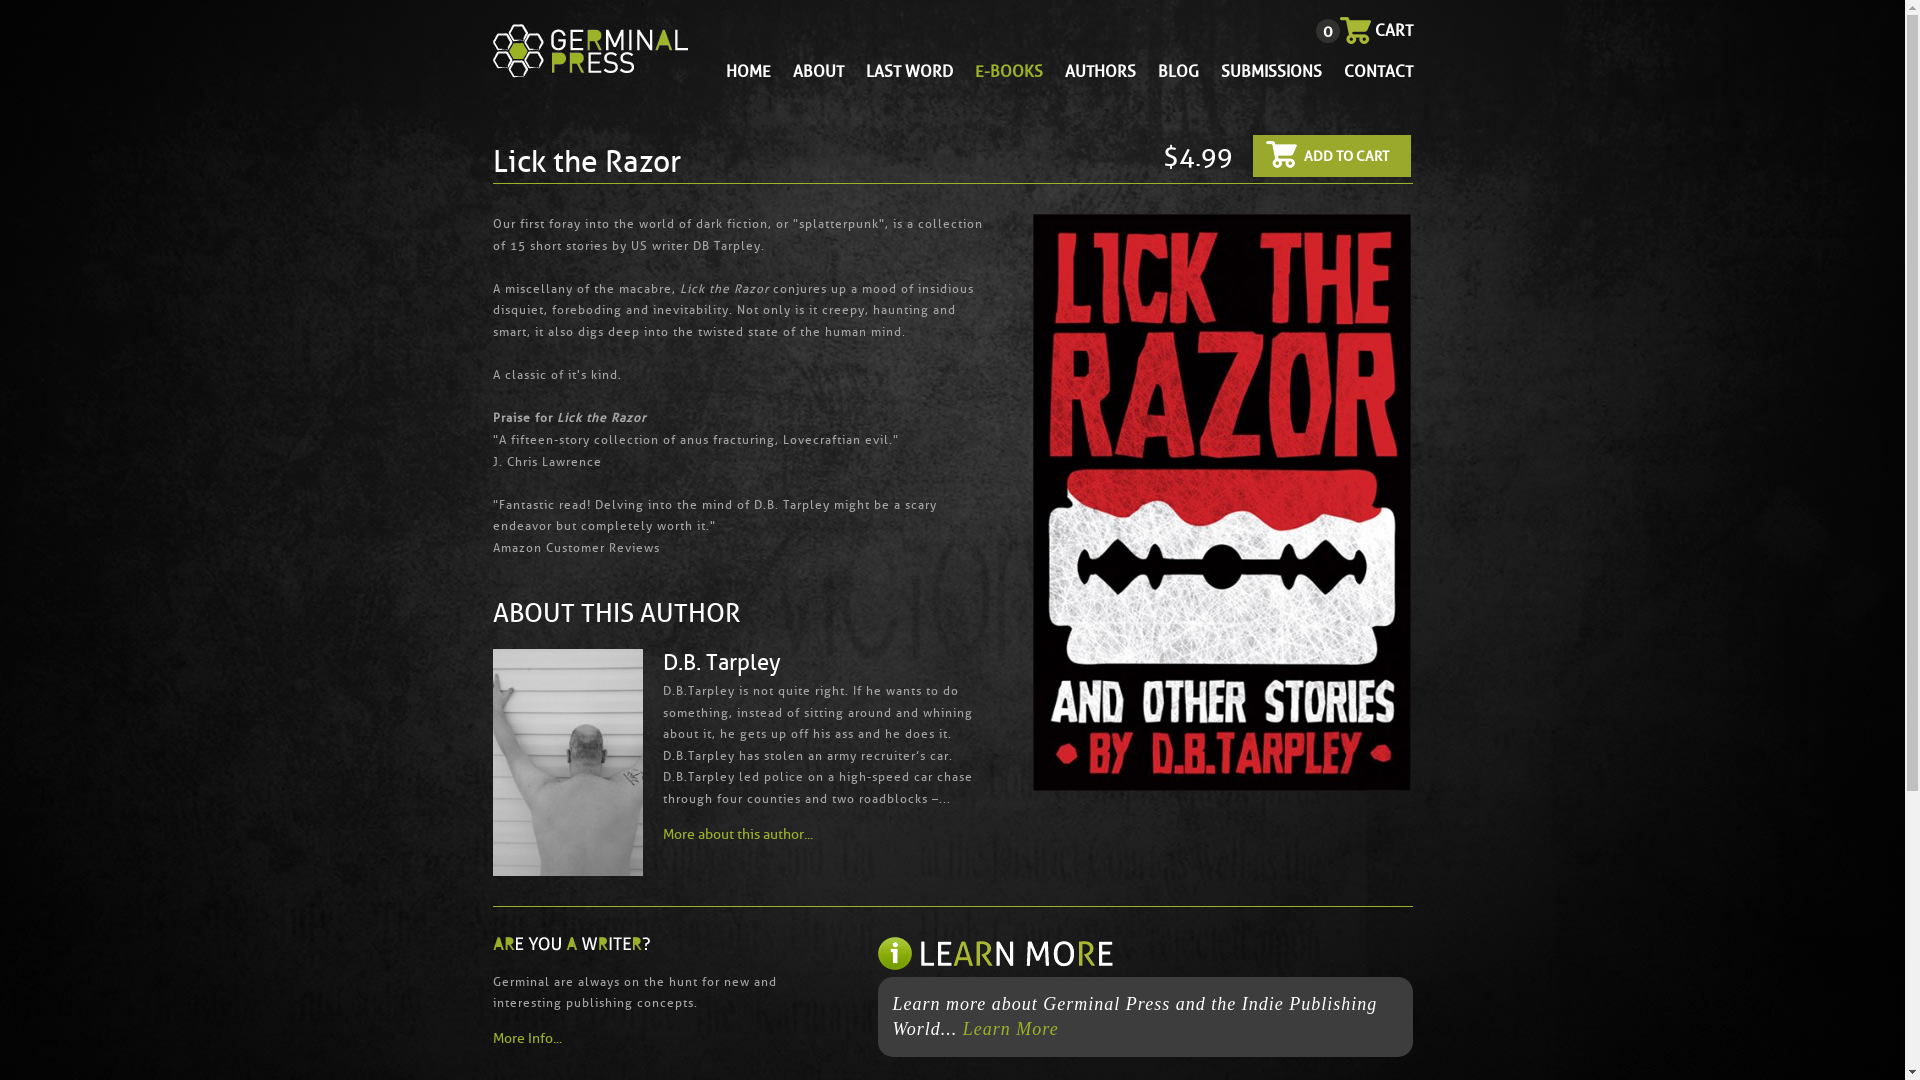 Image resolution: width=1920 pixels, height=1080 pixels. Describe the element at coordinates (1375, 30) in the screenshot. I see `'0` at that location.